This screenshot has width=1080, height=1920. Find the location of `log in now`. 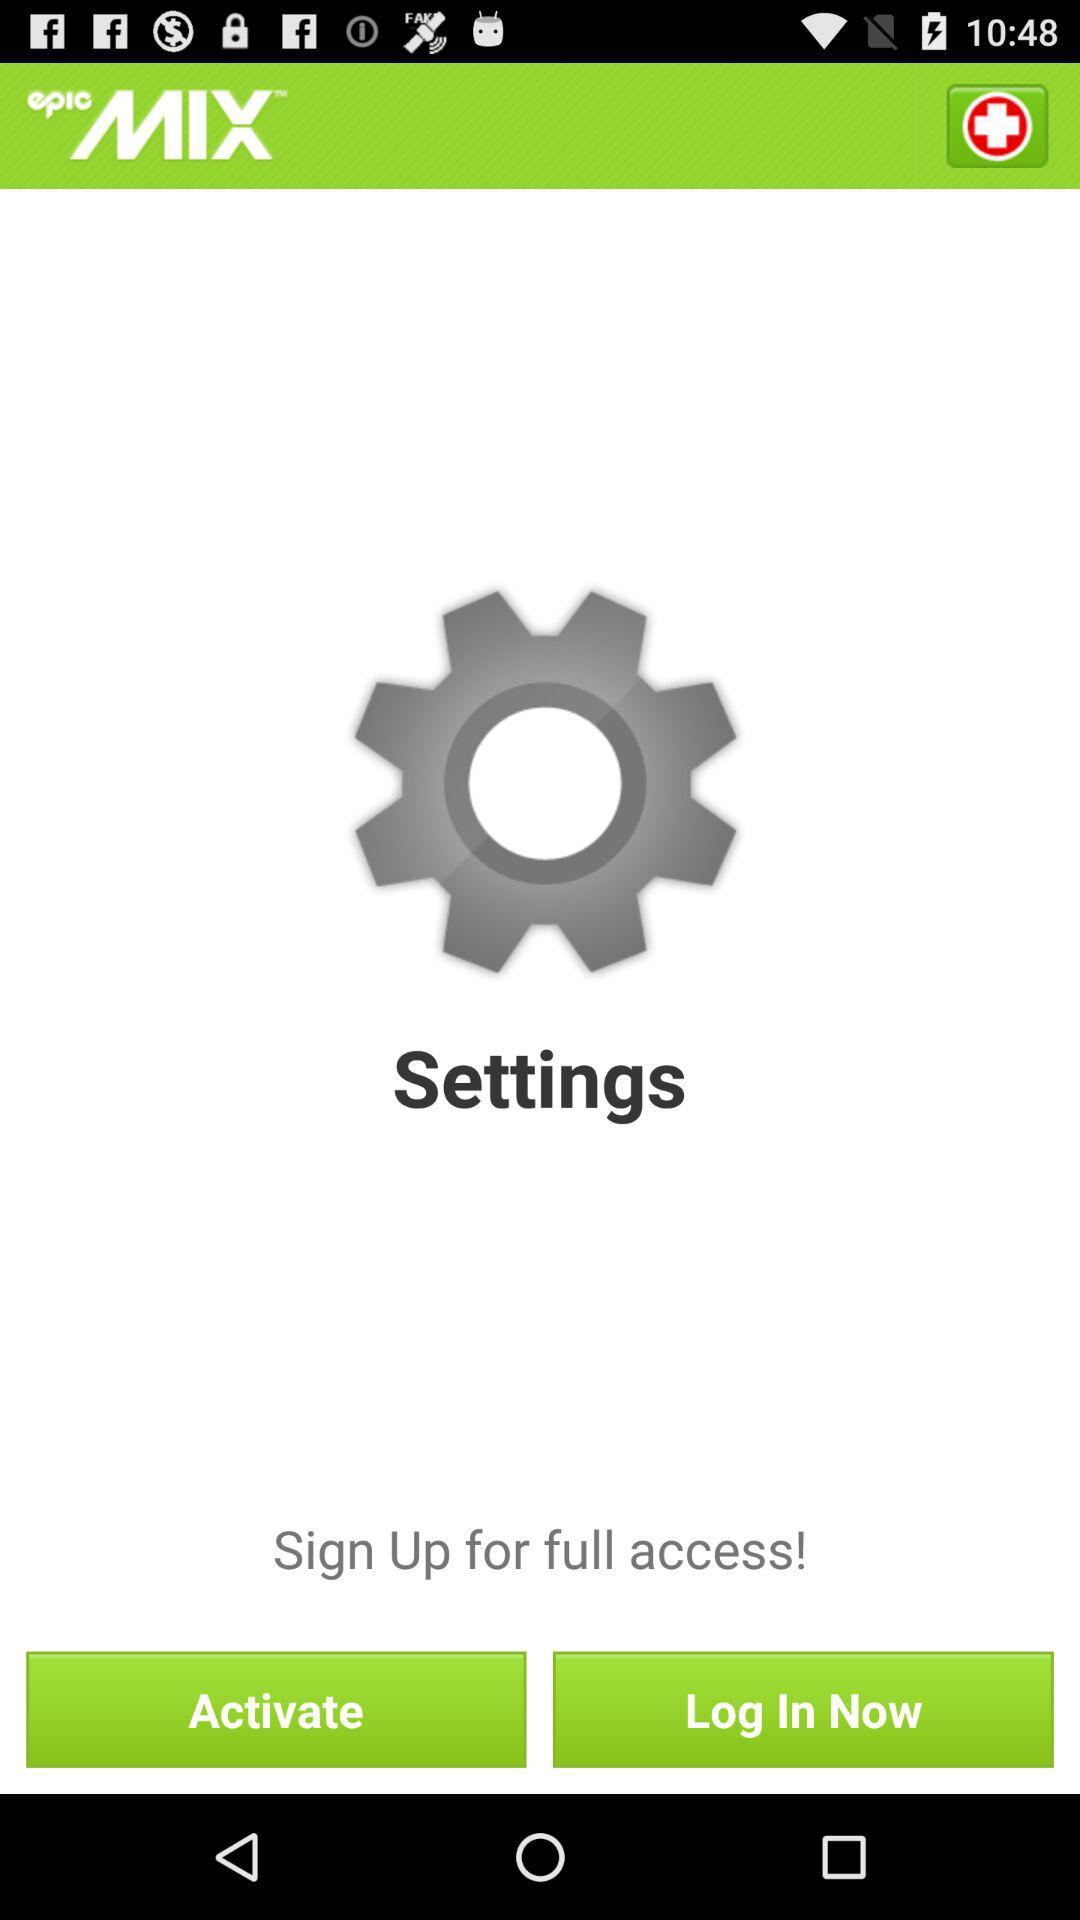

log in now is located at coordinates (802, 1708).